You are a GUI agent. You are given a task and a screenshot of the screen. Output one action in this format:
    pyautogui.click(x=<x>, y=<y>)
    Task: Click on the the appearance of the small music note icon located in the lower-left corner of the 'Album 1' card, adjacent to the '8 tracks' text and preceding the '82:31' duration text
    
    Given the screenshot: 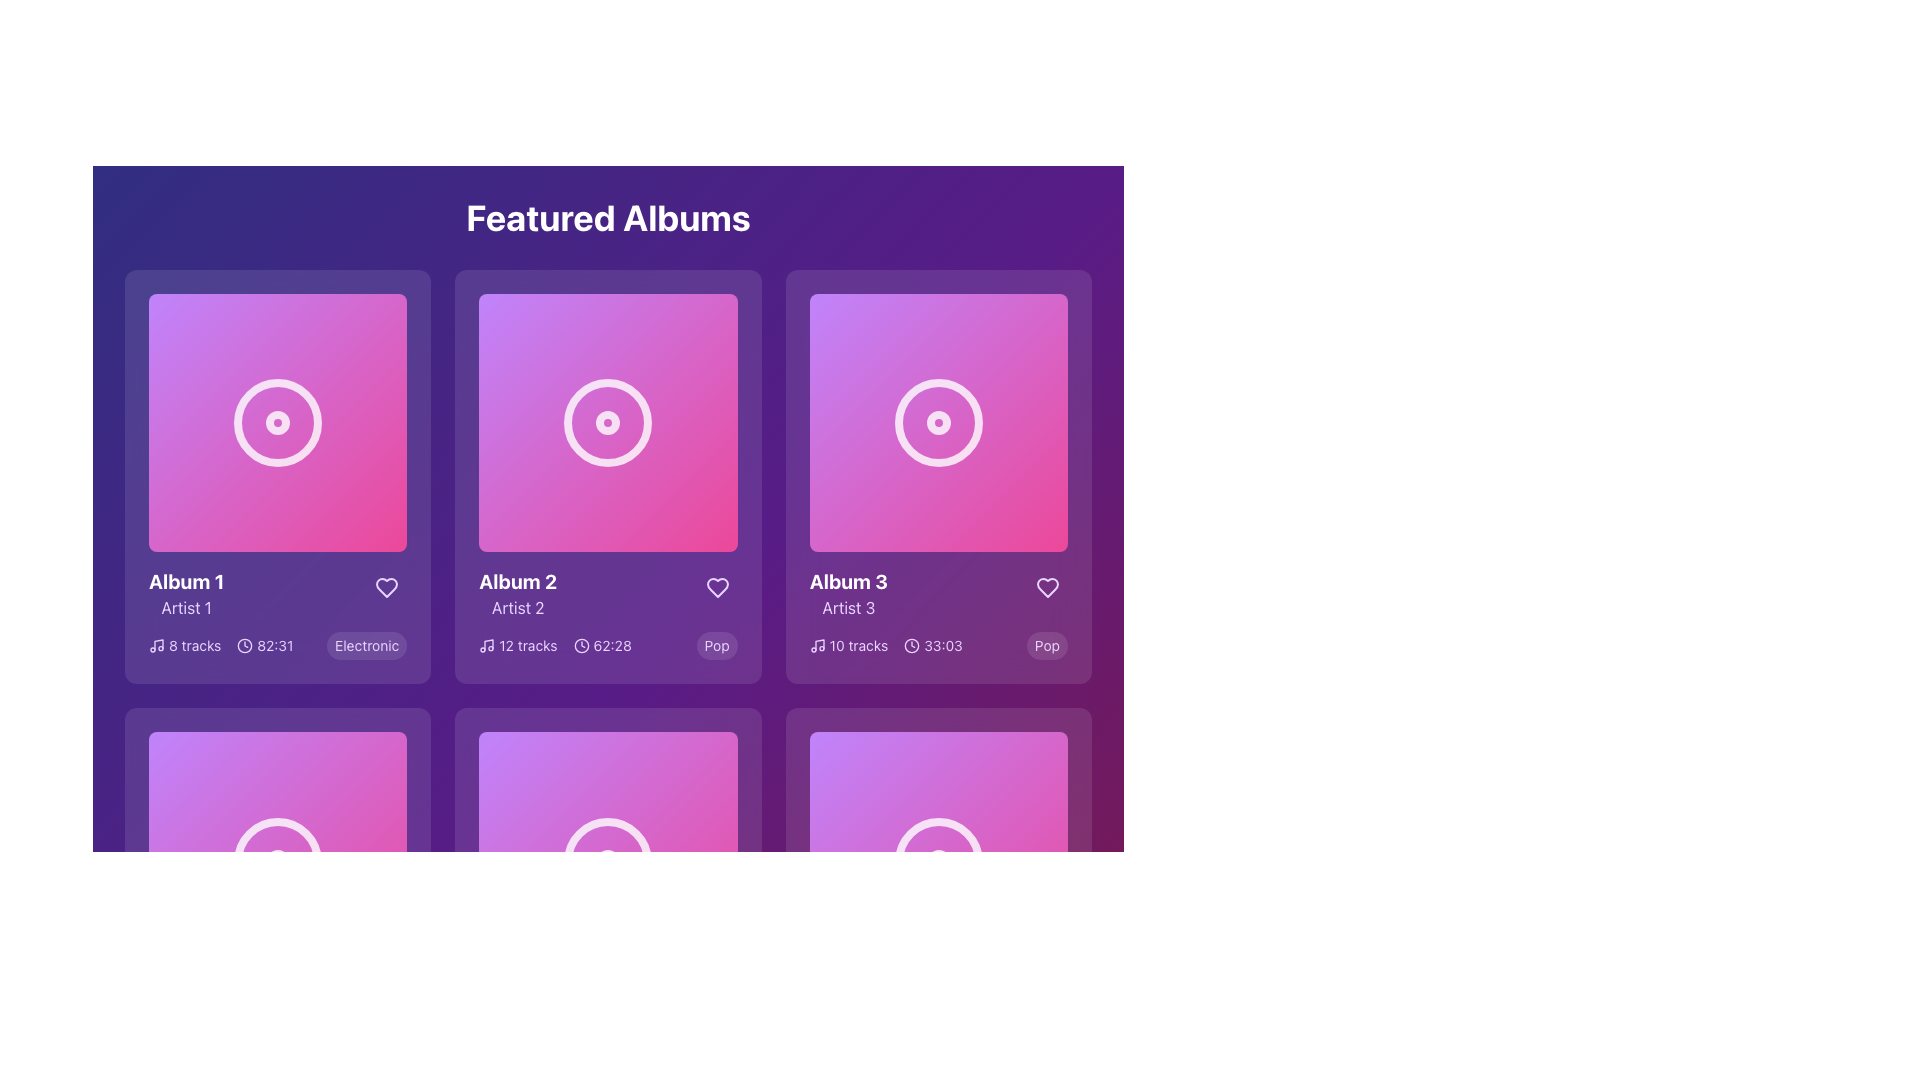 What is the action you would take?
    pyautogui.click(x=156, y=645)
    